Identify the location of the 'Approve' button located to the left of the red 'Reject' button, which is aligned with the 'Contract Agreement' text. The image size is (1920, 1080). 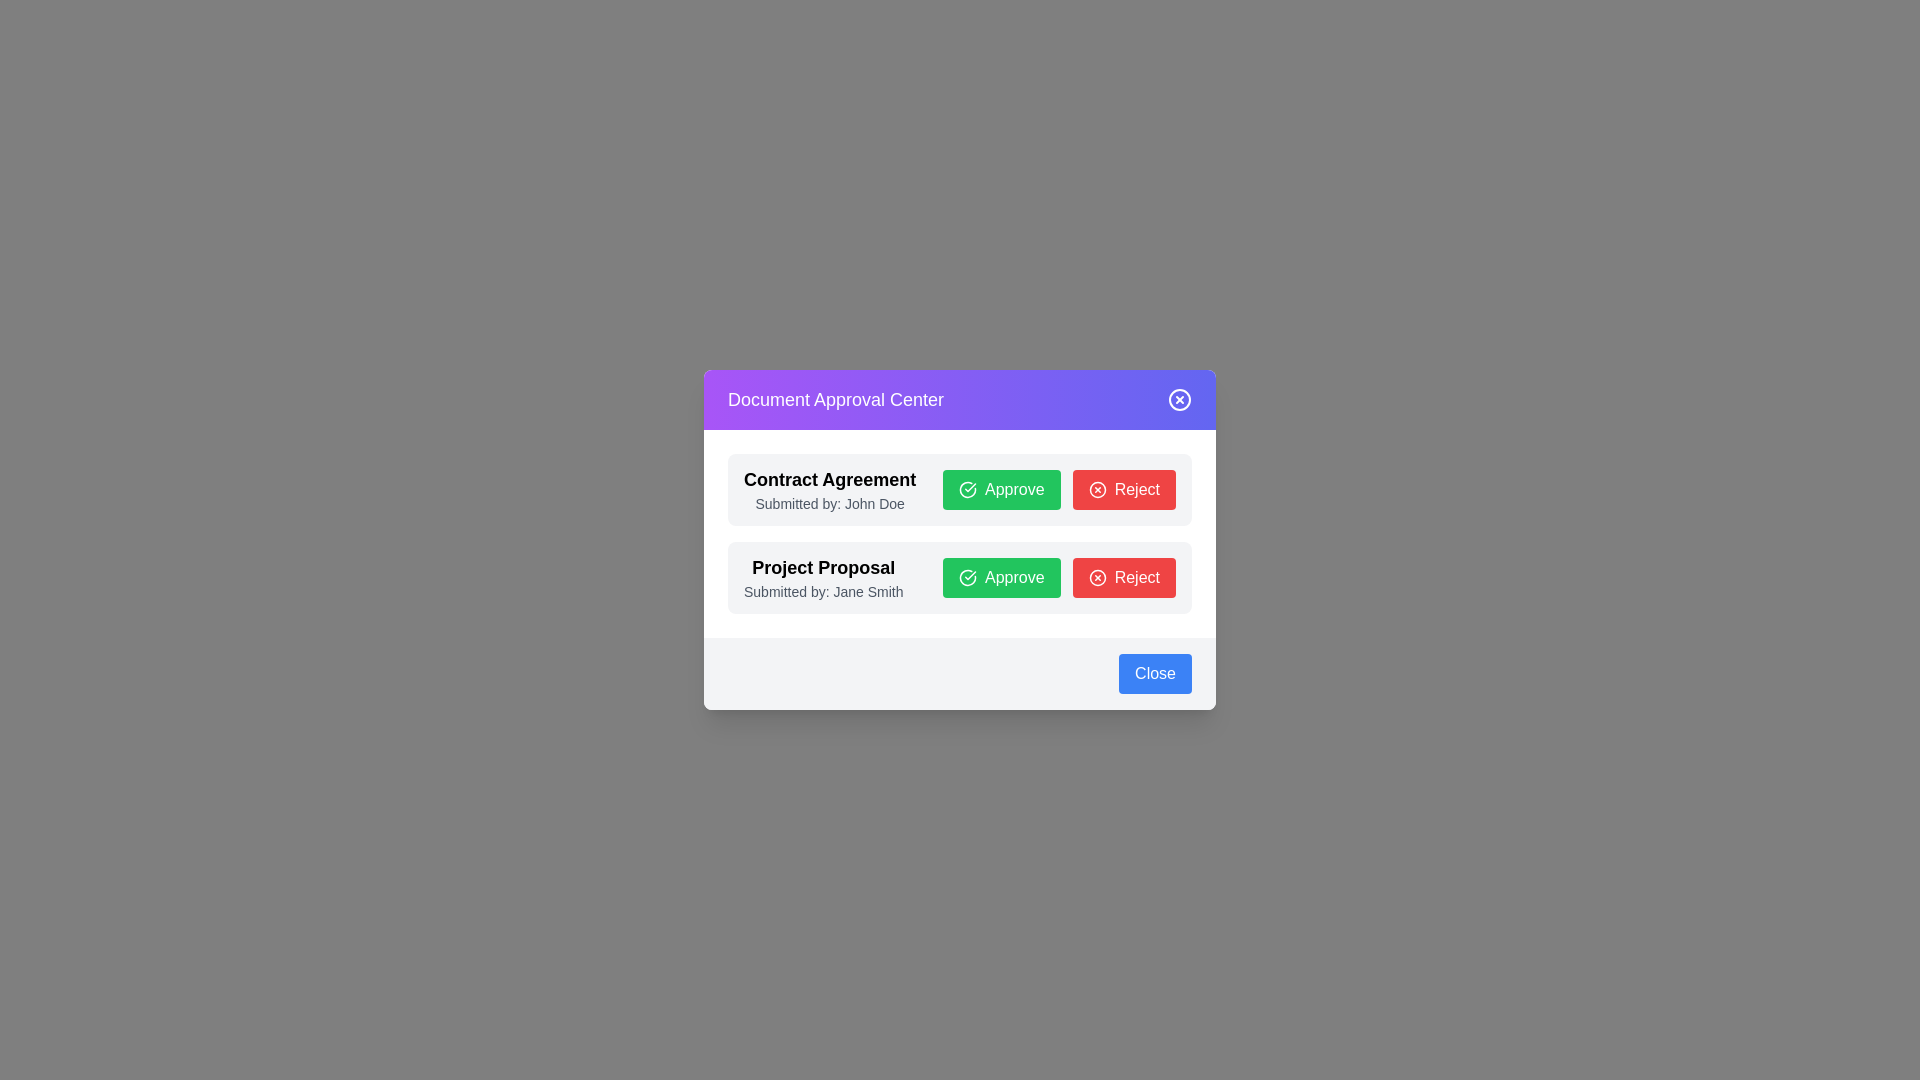
(1001, 489).